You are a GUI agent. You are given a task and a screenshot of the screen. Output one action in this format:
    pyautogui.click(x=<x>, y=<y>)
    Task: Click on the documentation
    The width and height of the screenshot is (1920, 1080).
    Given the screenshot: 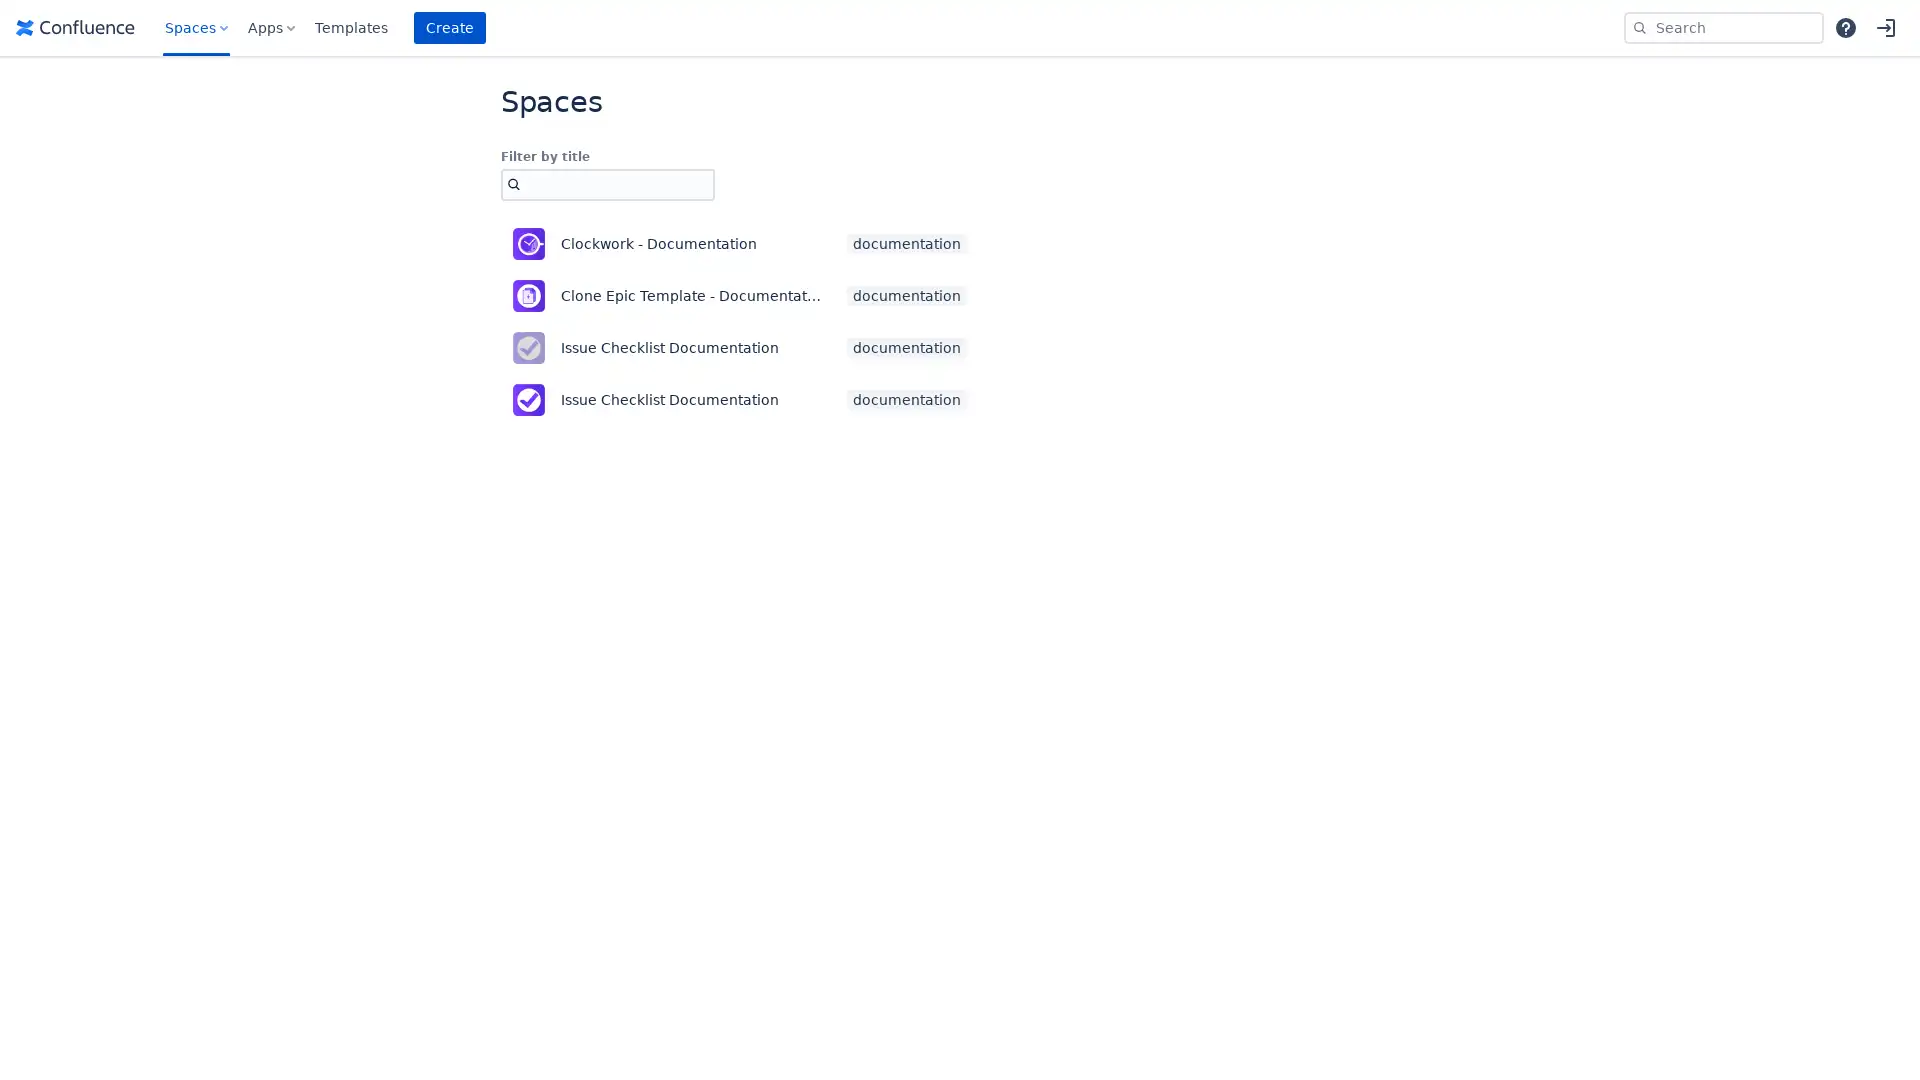 What is the action you would take?
    pyautogui.click(x=906, y=400)
    